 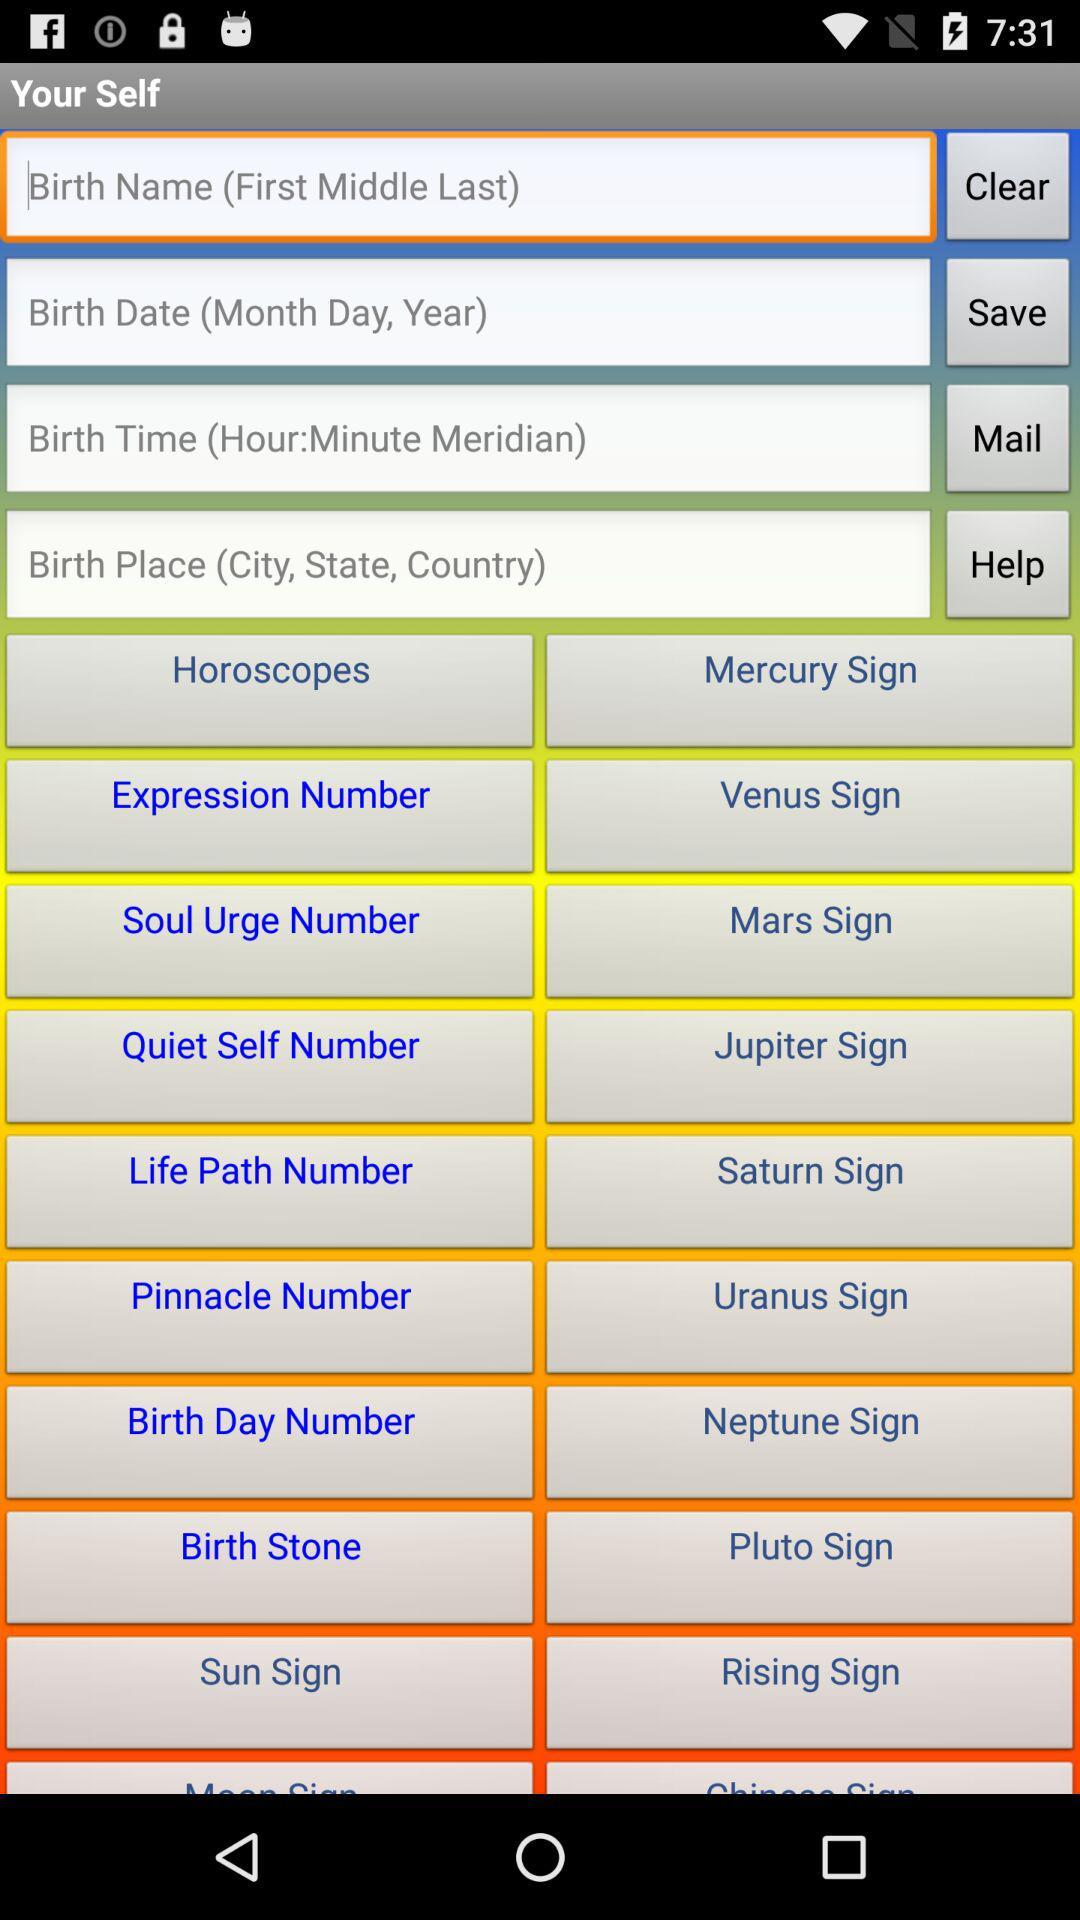 I want to click on type in full birth name, so click(x=468, y=192).